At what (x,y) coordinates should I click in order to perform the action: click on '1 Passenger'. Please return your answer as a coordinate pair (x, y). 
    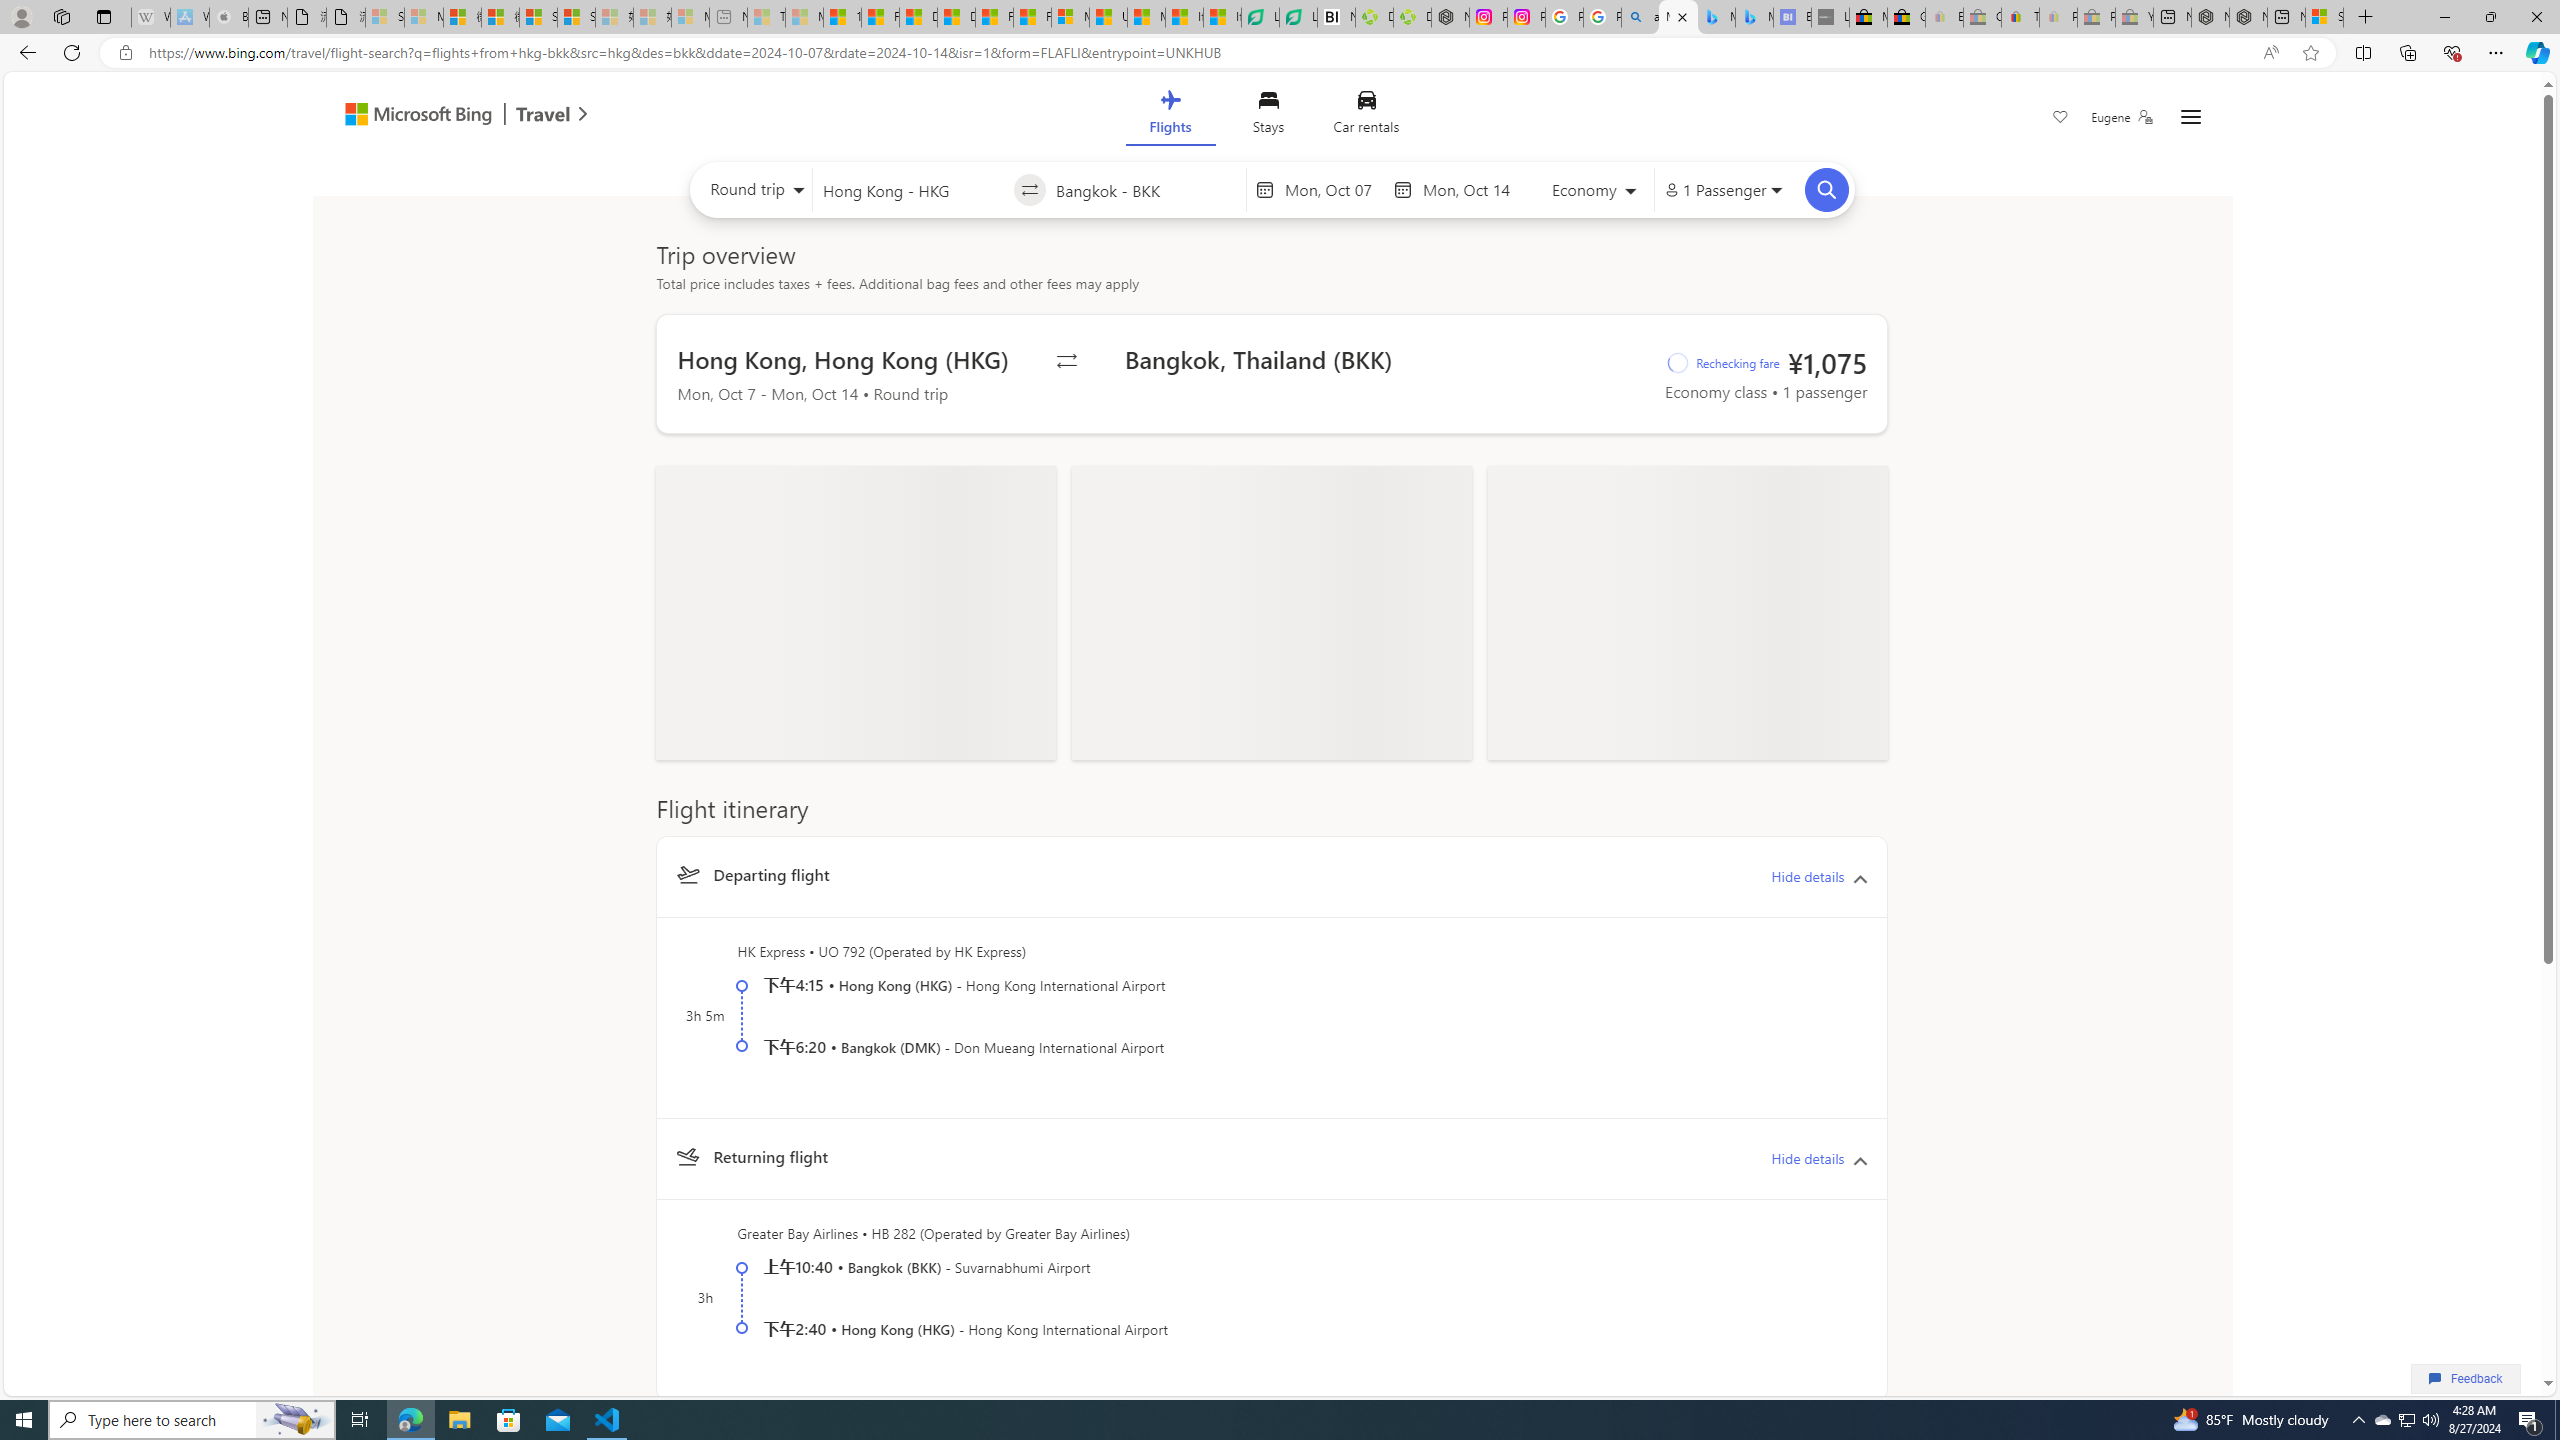
    Looking at the image, I should click on (1721, 189).